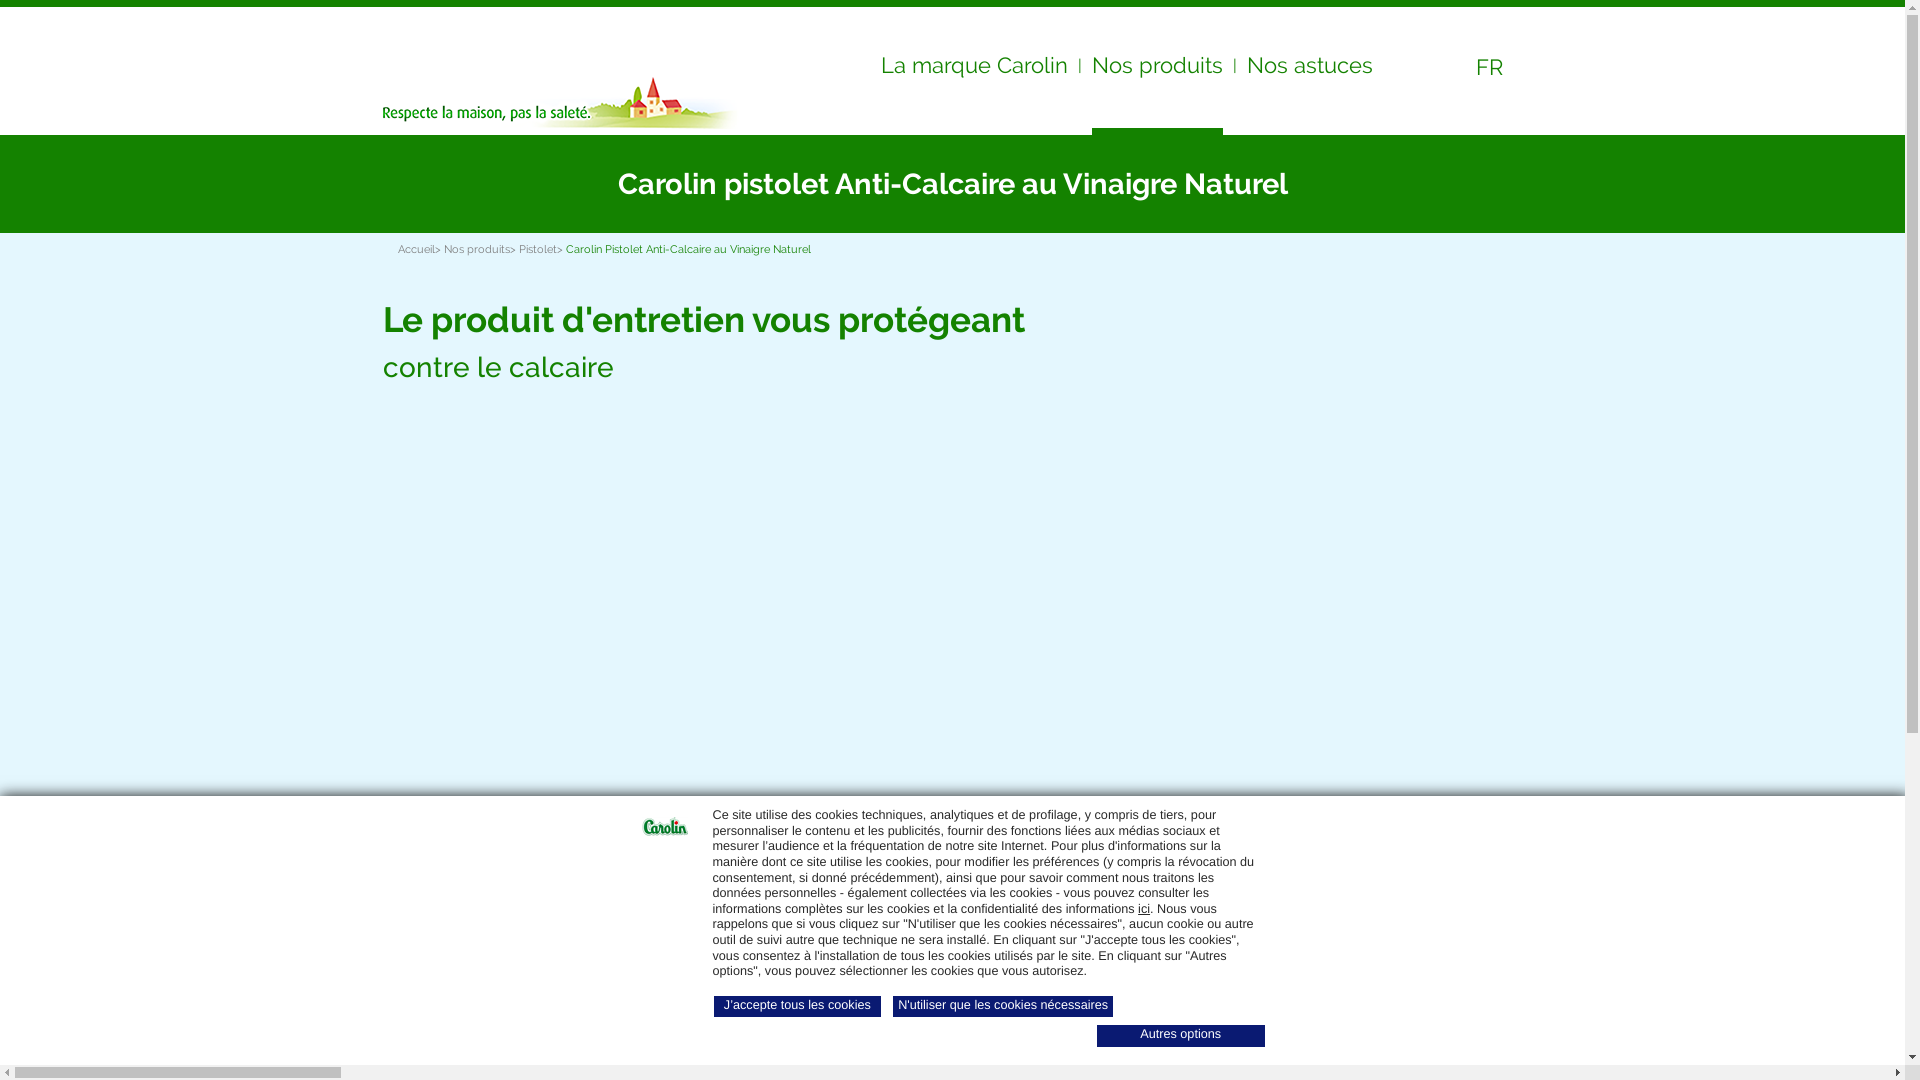 The height and width of the screenshot is (1080, 1920). What do you see at coordinates (415, 248) in the screenshot?
I see `'Accueil'` at bounding box center [415, 248].